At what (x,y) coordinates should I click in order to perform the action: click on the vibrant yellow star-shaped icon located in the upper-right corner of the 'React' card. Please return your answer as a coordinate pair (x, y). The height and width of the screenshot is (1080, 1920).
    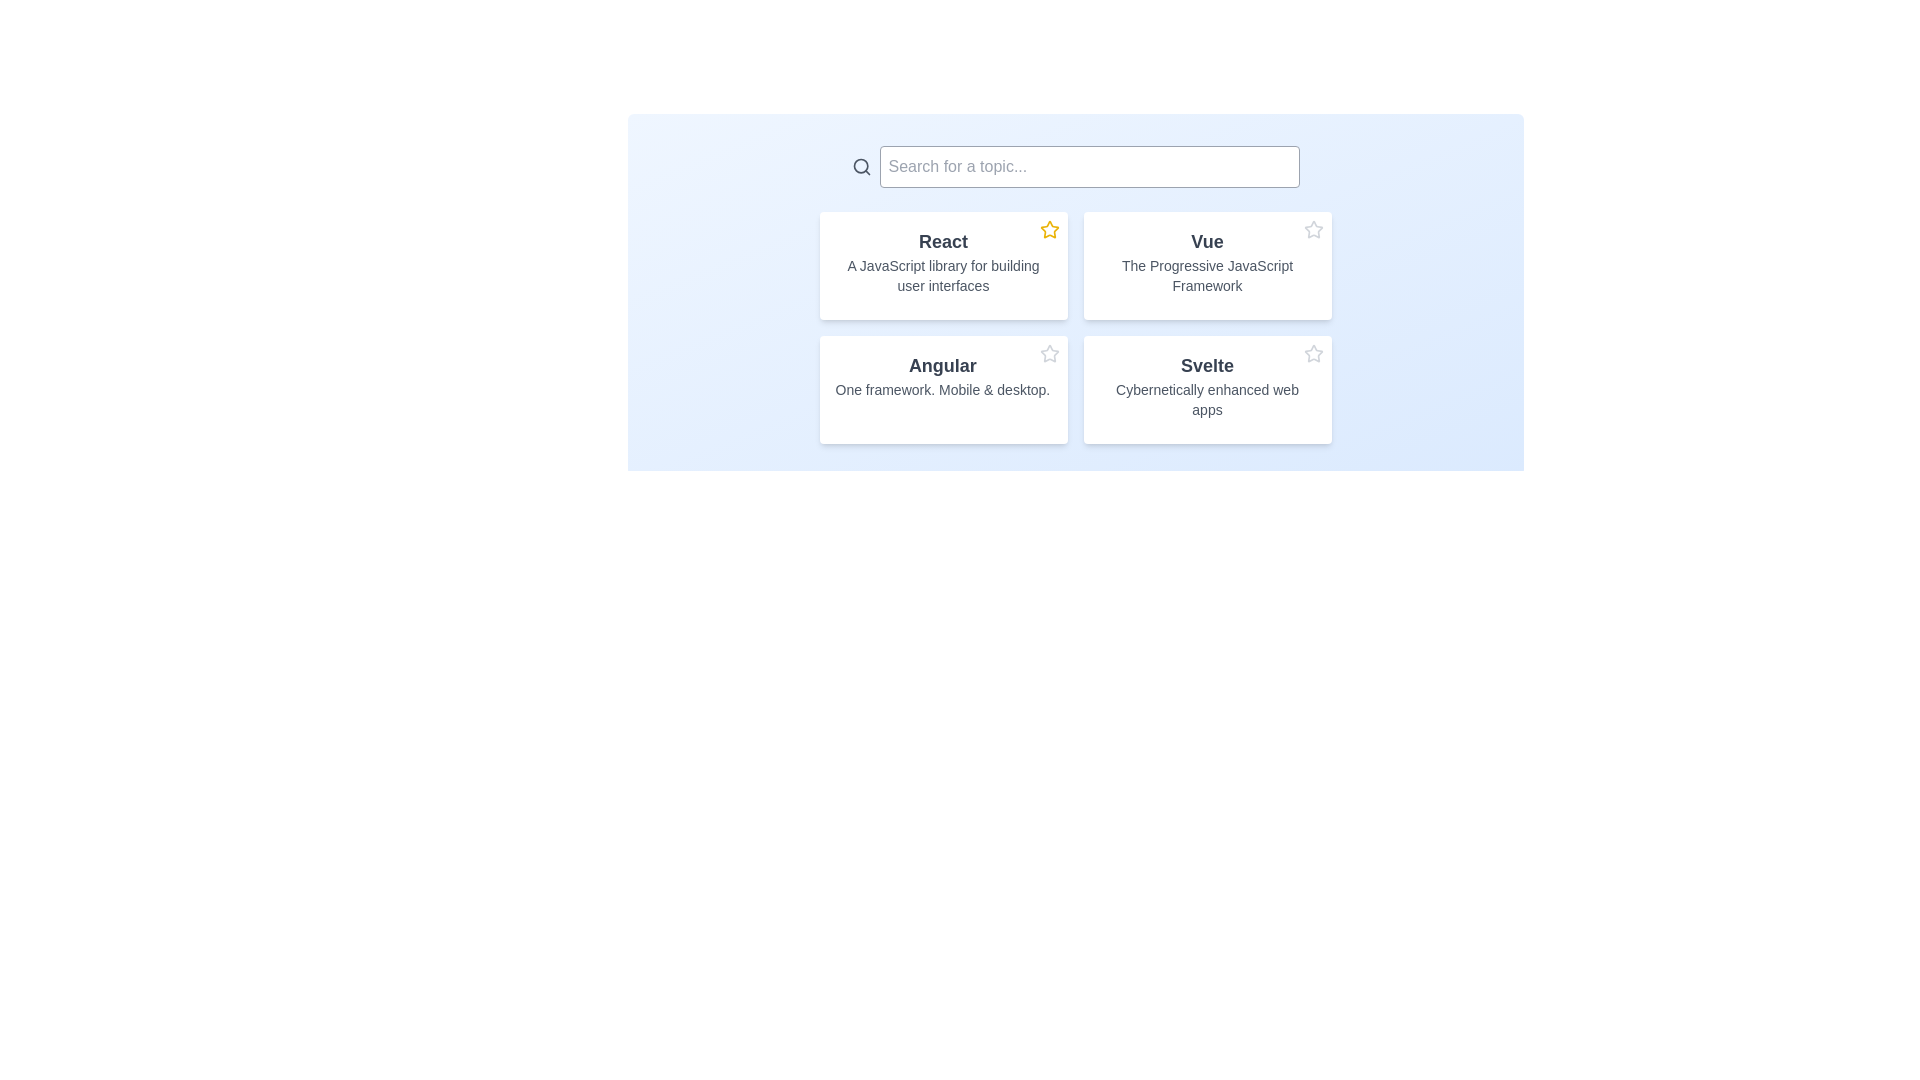
    Looking at the image, I should click on (1048, 228).